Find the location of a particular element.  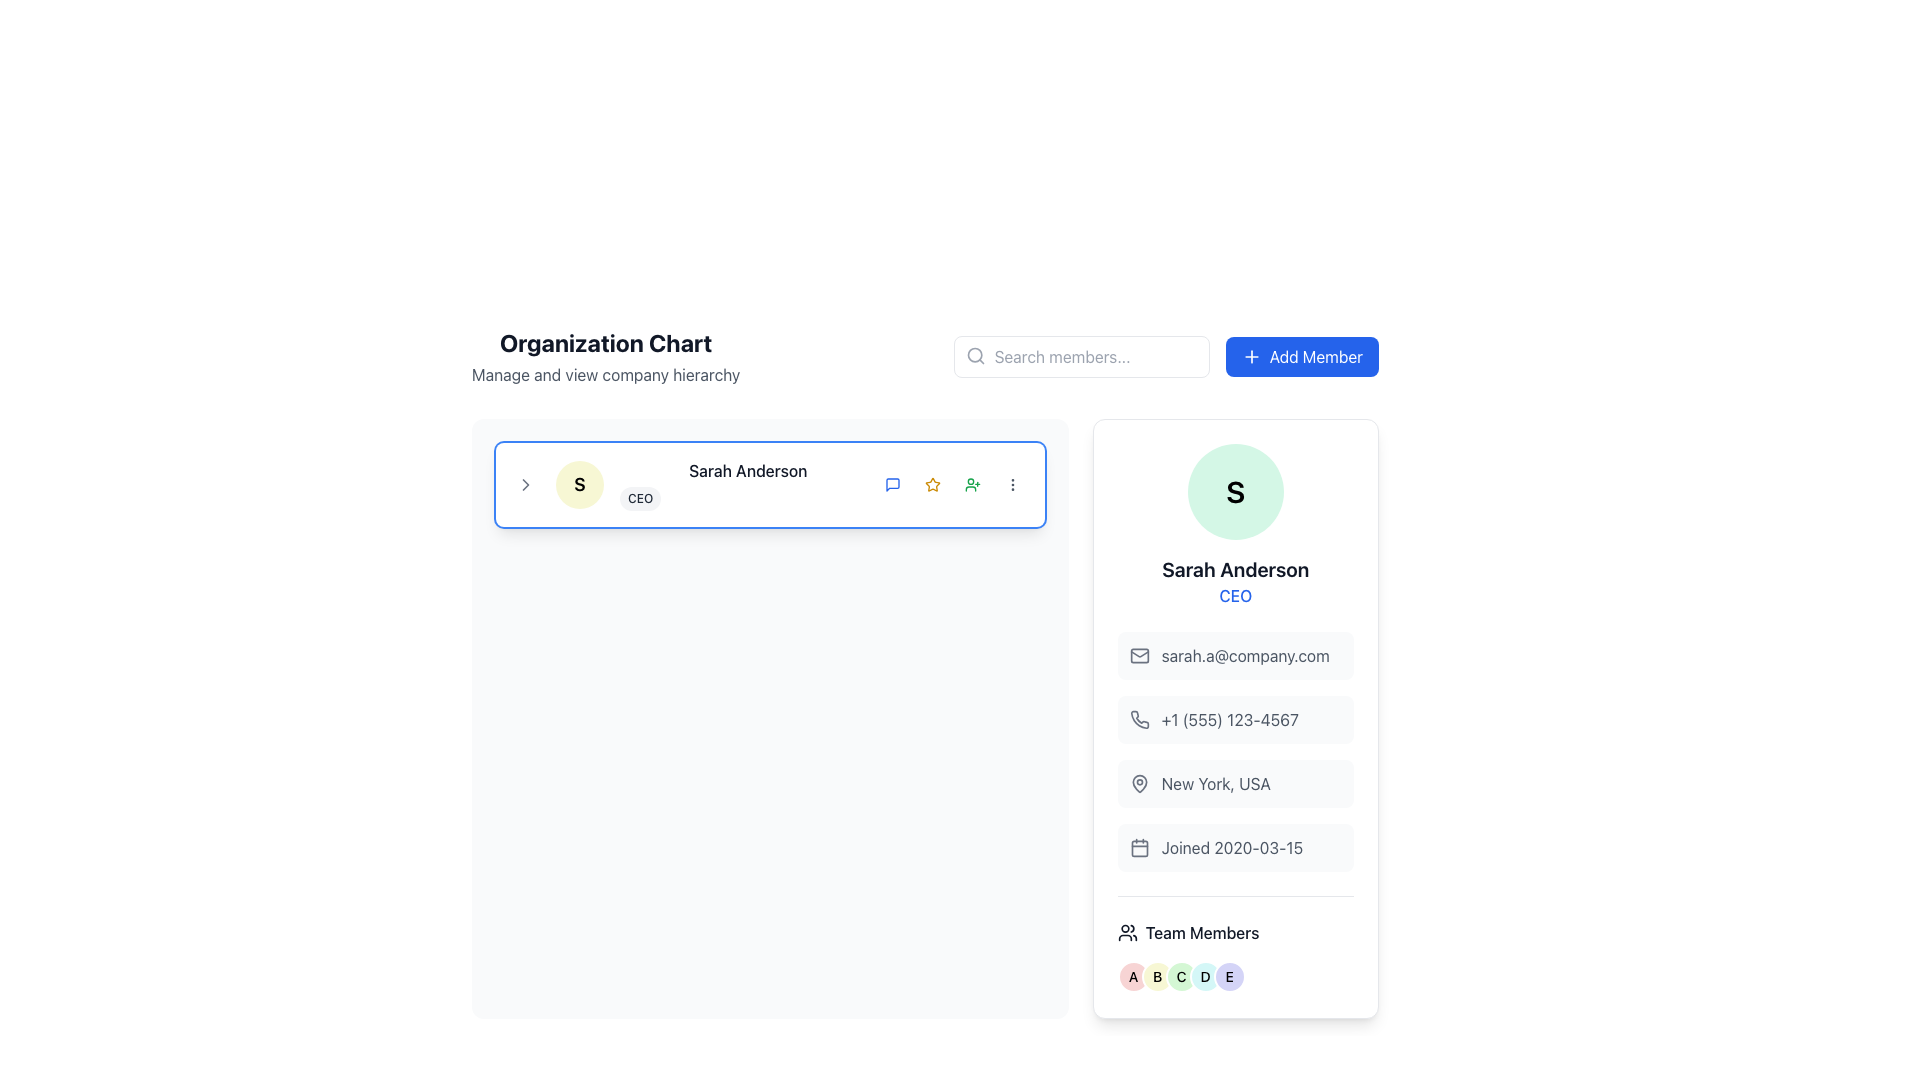

the phone number icon located to the left of the text '+1 (555) 123-4567' is located at coordinates (1139, 720).